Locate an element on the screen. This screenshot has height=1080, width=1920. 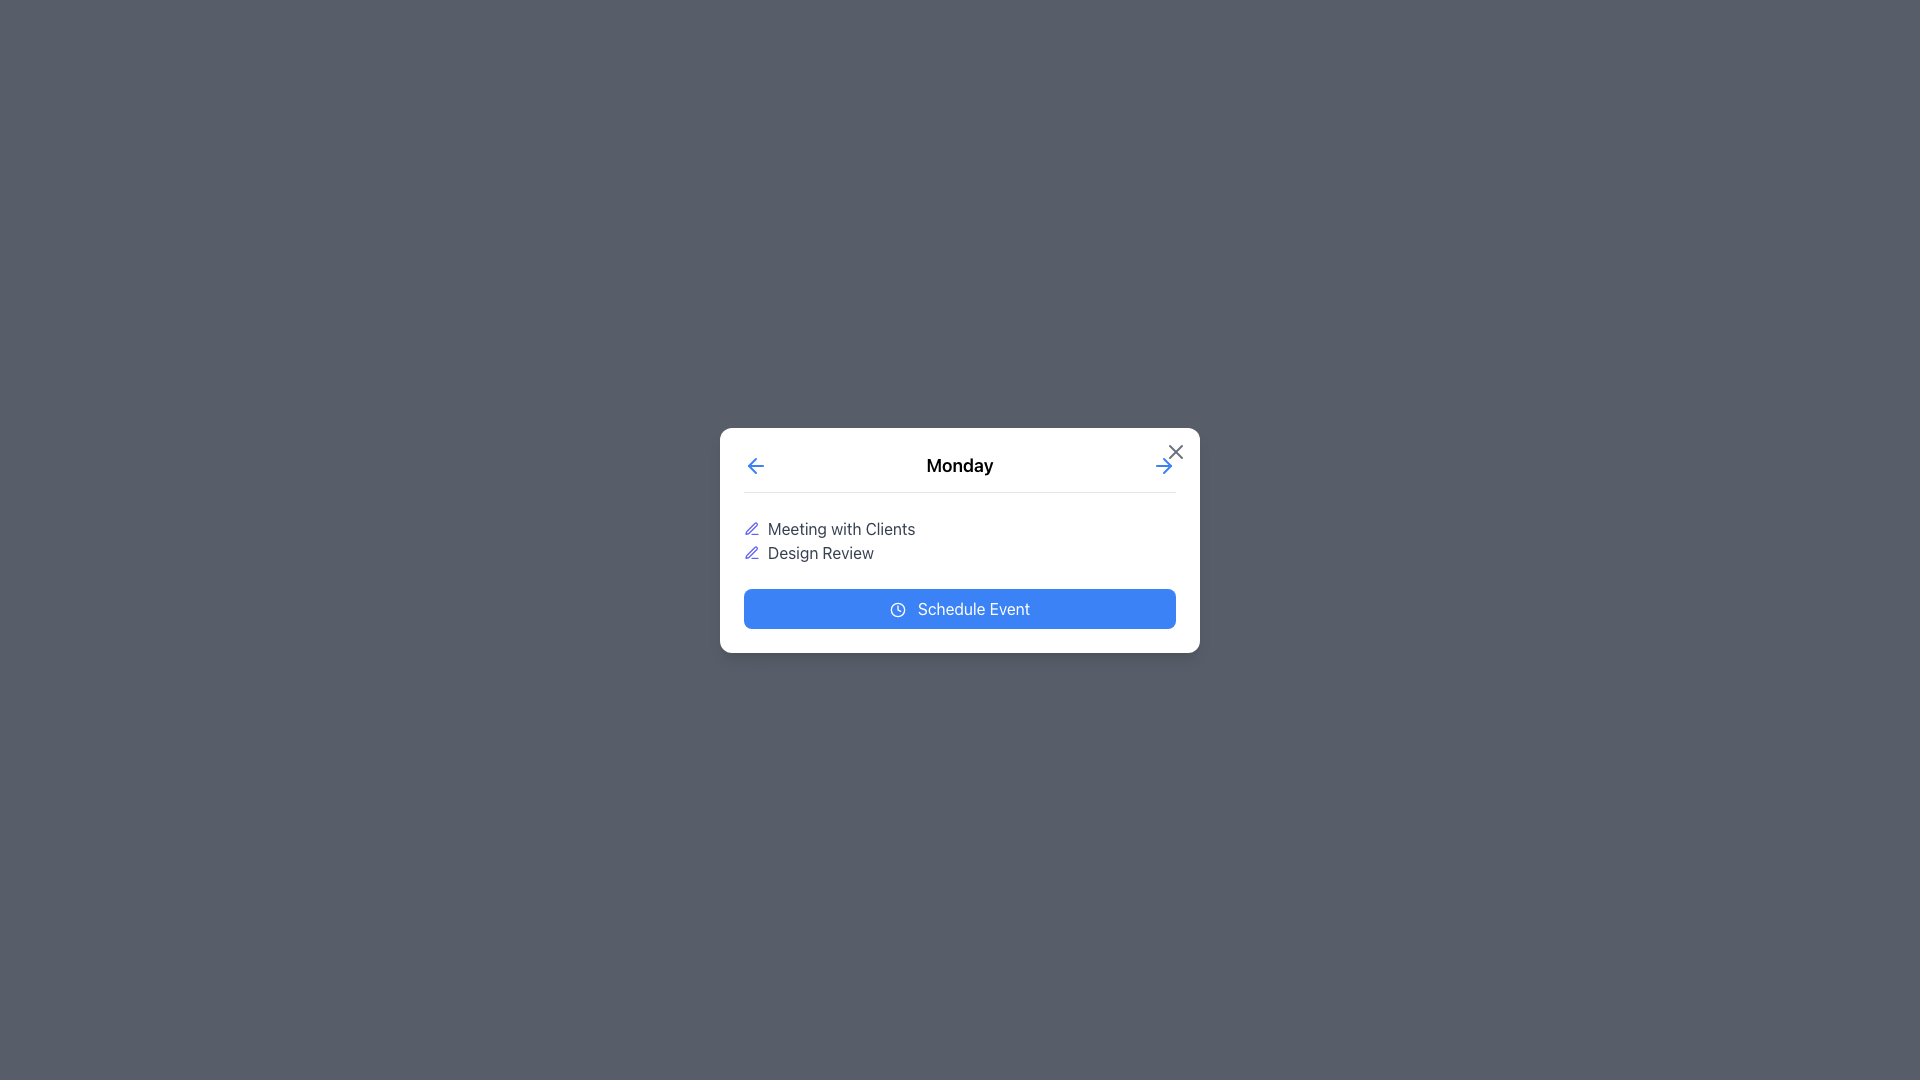
the text display that indicates the currently selected day in the navigation or scheduling interface is located at coordinates (960, 465).